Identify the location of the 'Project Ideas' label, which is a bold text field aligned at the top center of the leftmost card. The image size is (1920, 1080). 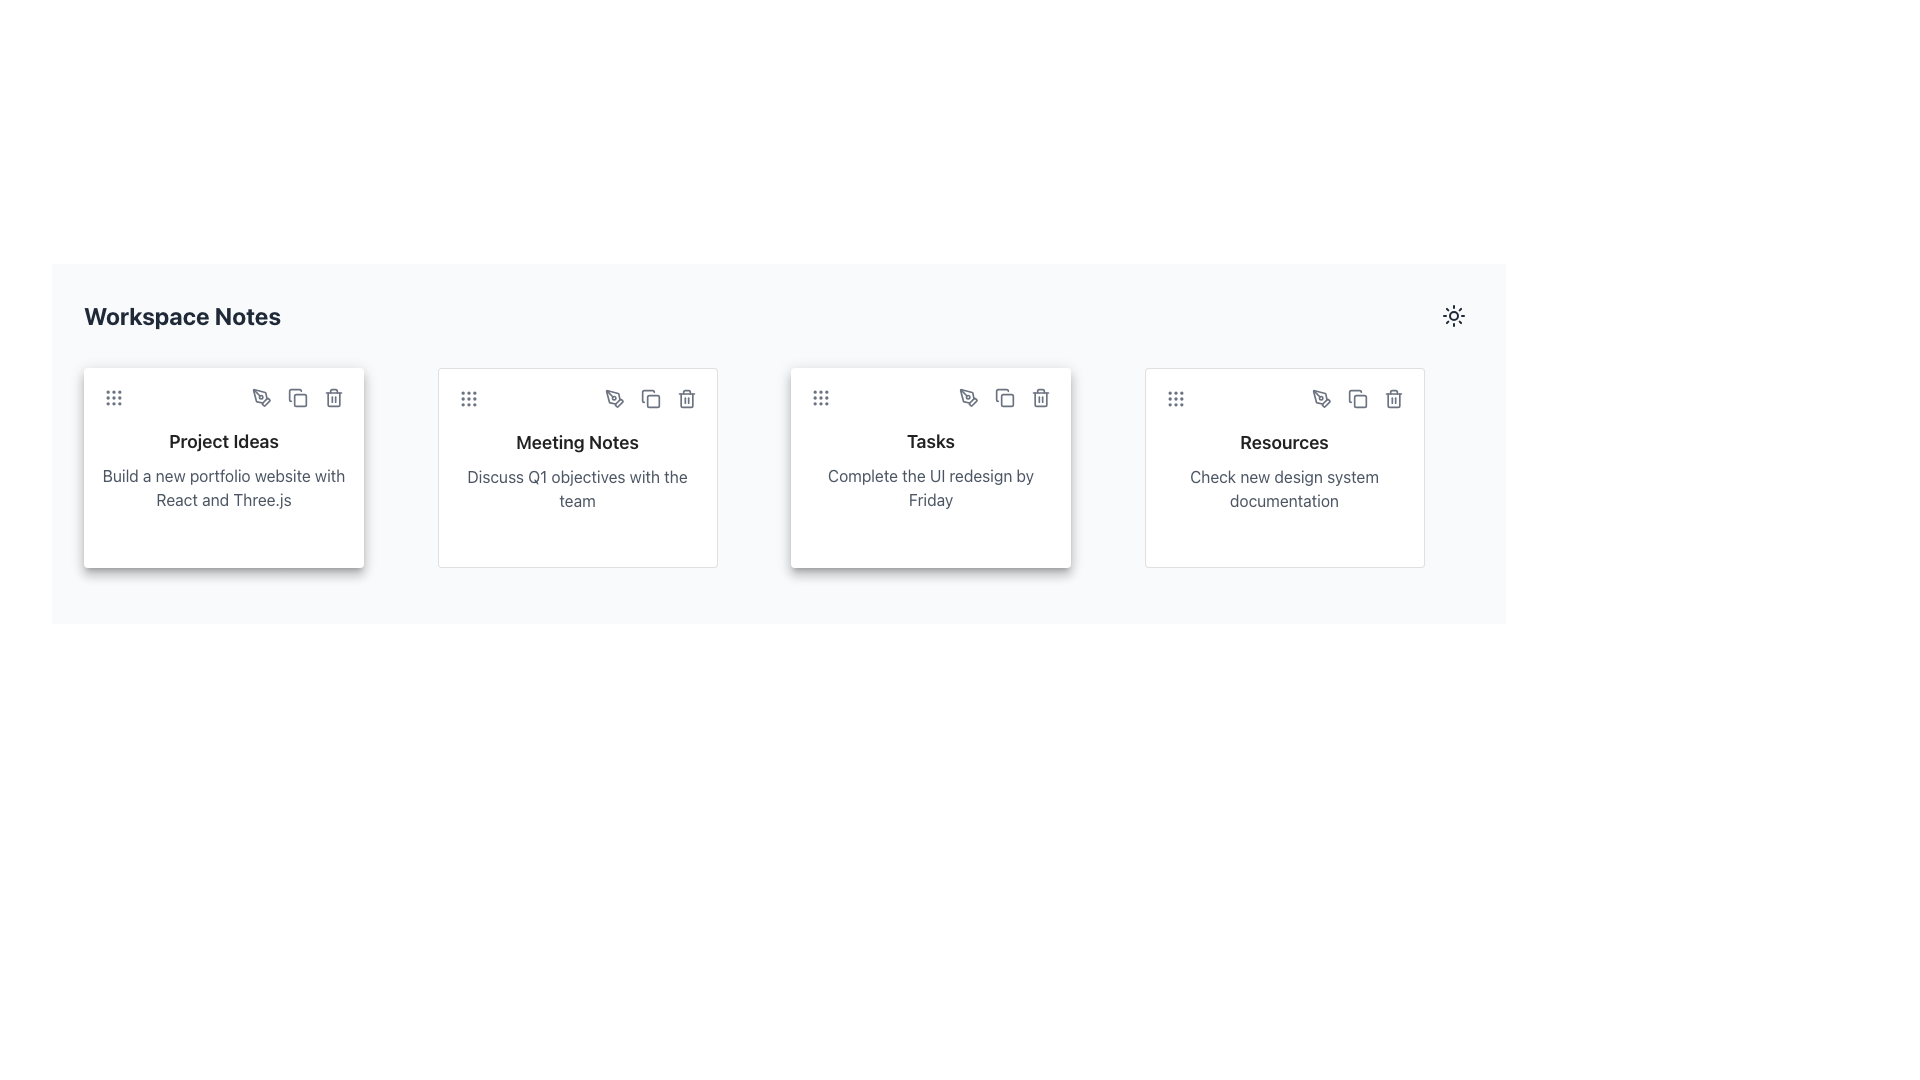
(224, 441).